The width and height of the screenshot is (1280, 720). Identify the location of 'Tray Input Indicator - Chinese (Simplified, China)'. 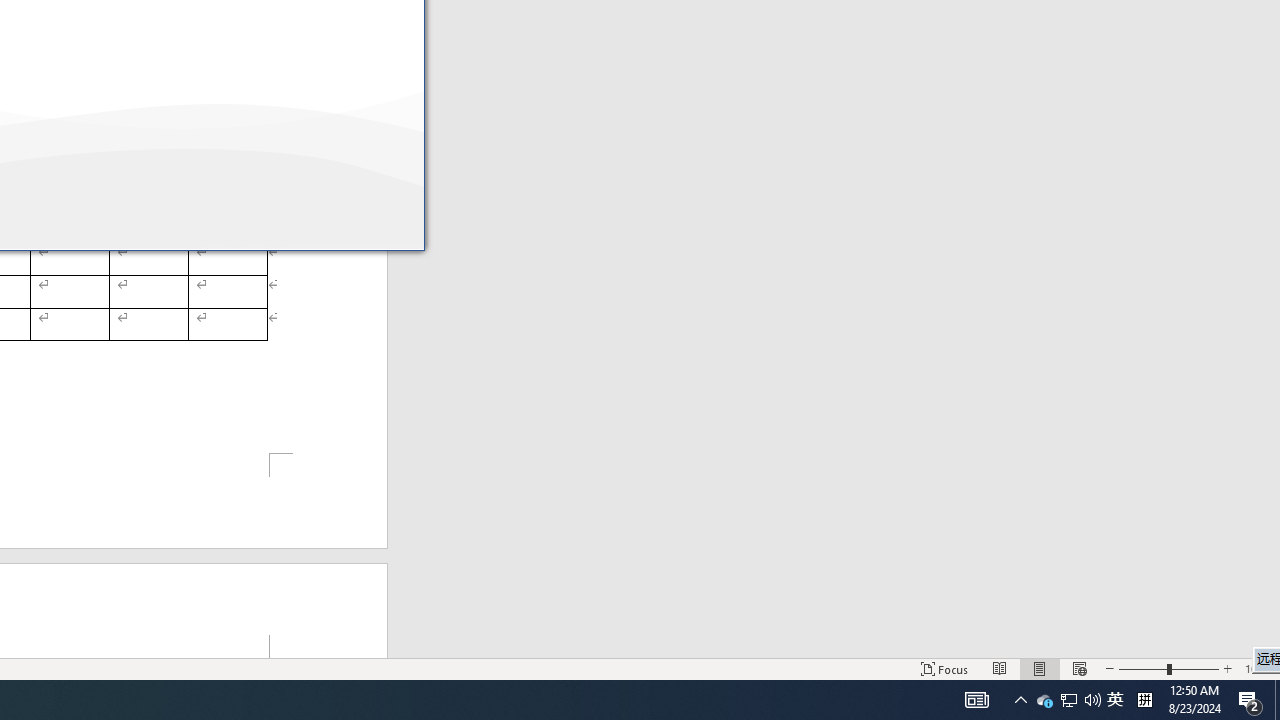
(1144, 698).